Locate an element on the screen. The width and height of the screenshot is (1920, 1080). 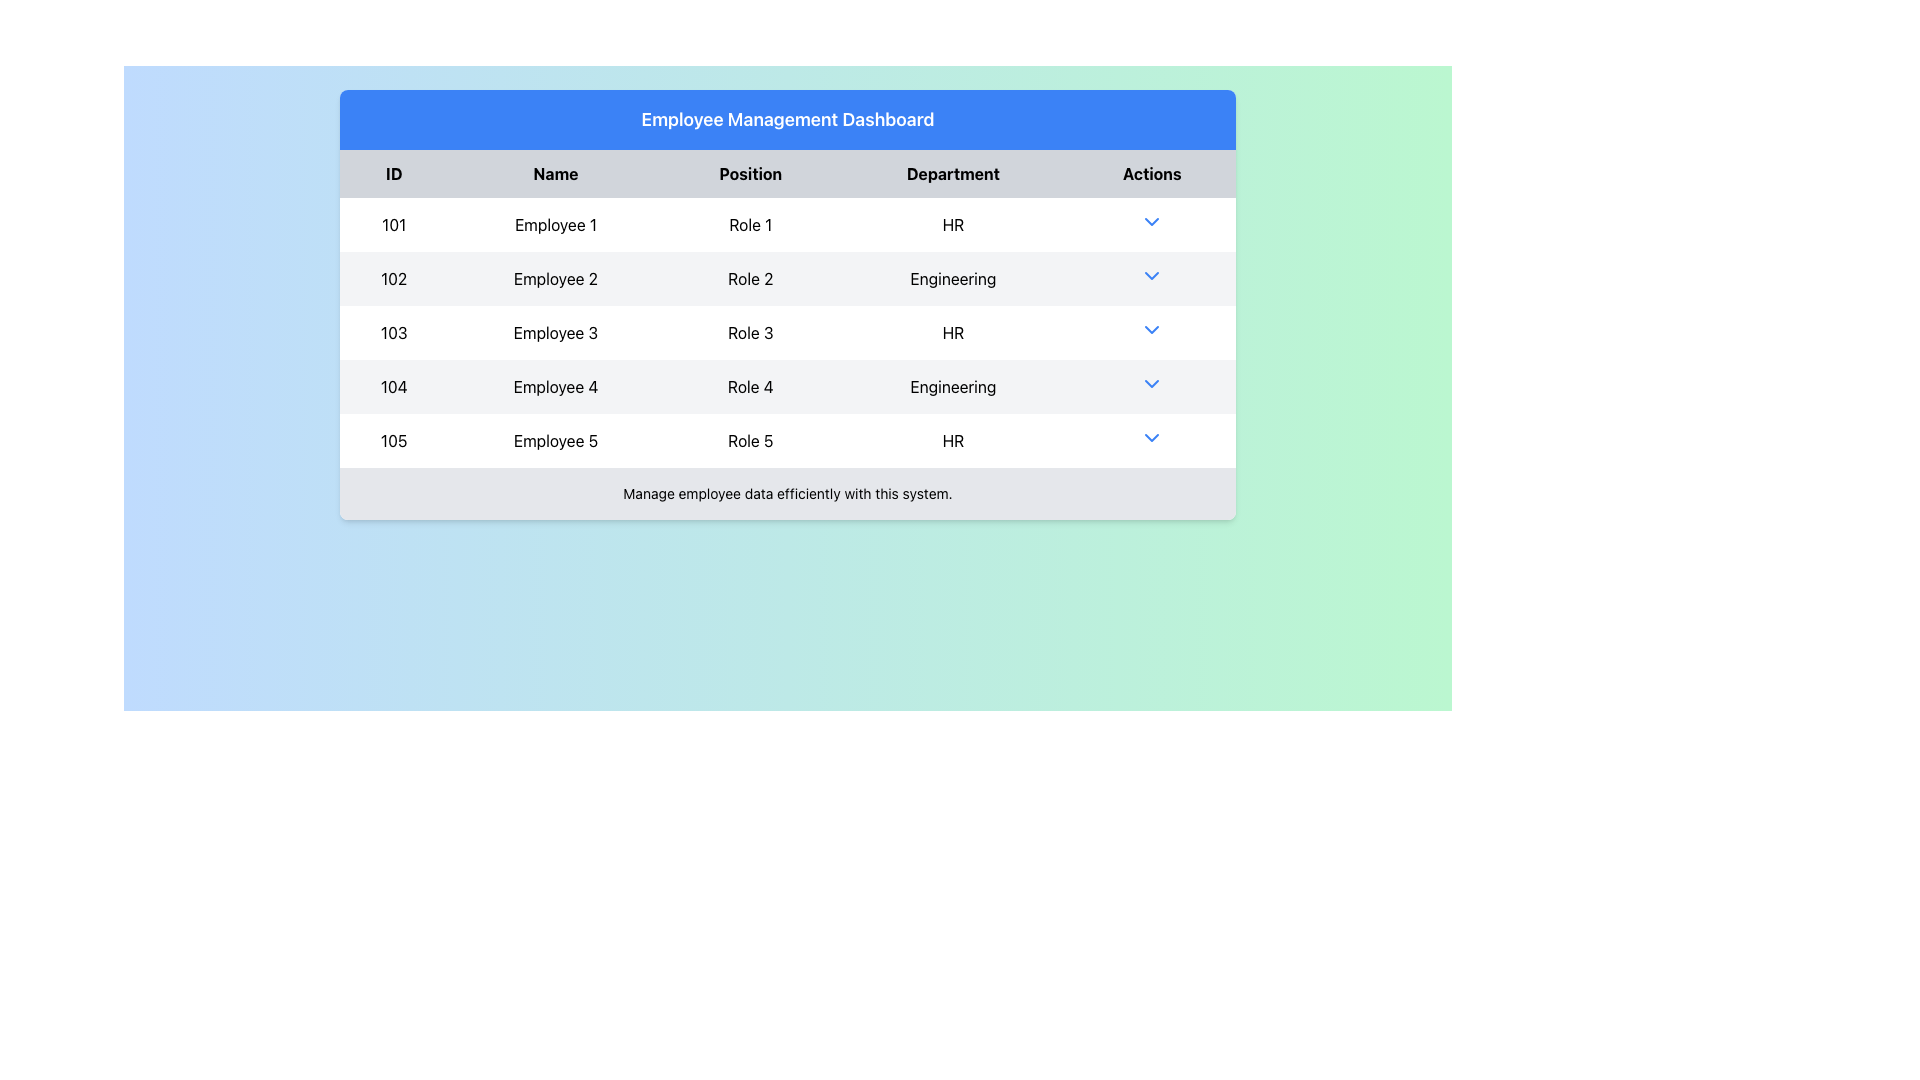
the blue downward-pointing chevron icon is located at coordinates (1152, 386).